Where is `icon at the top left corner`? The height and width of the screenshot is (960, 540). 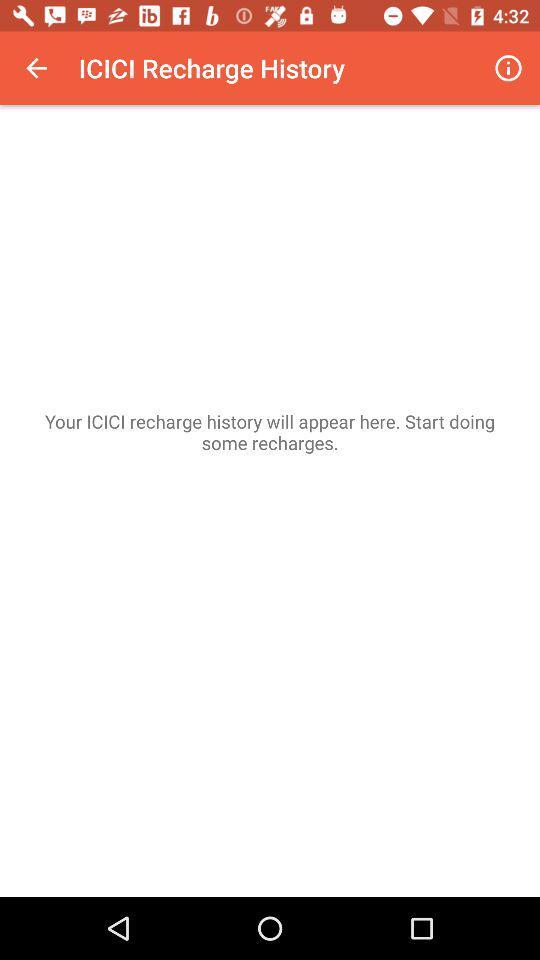
icon at the top left corner is located at coordinates (36, 68).